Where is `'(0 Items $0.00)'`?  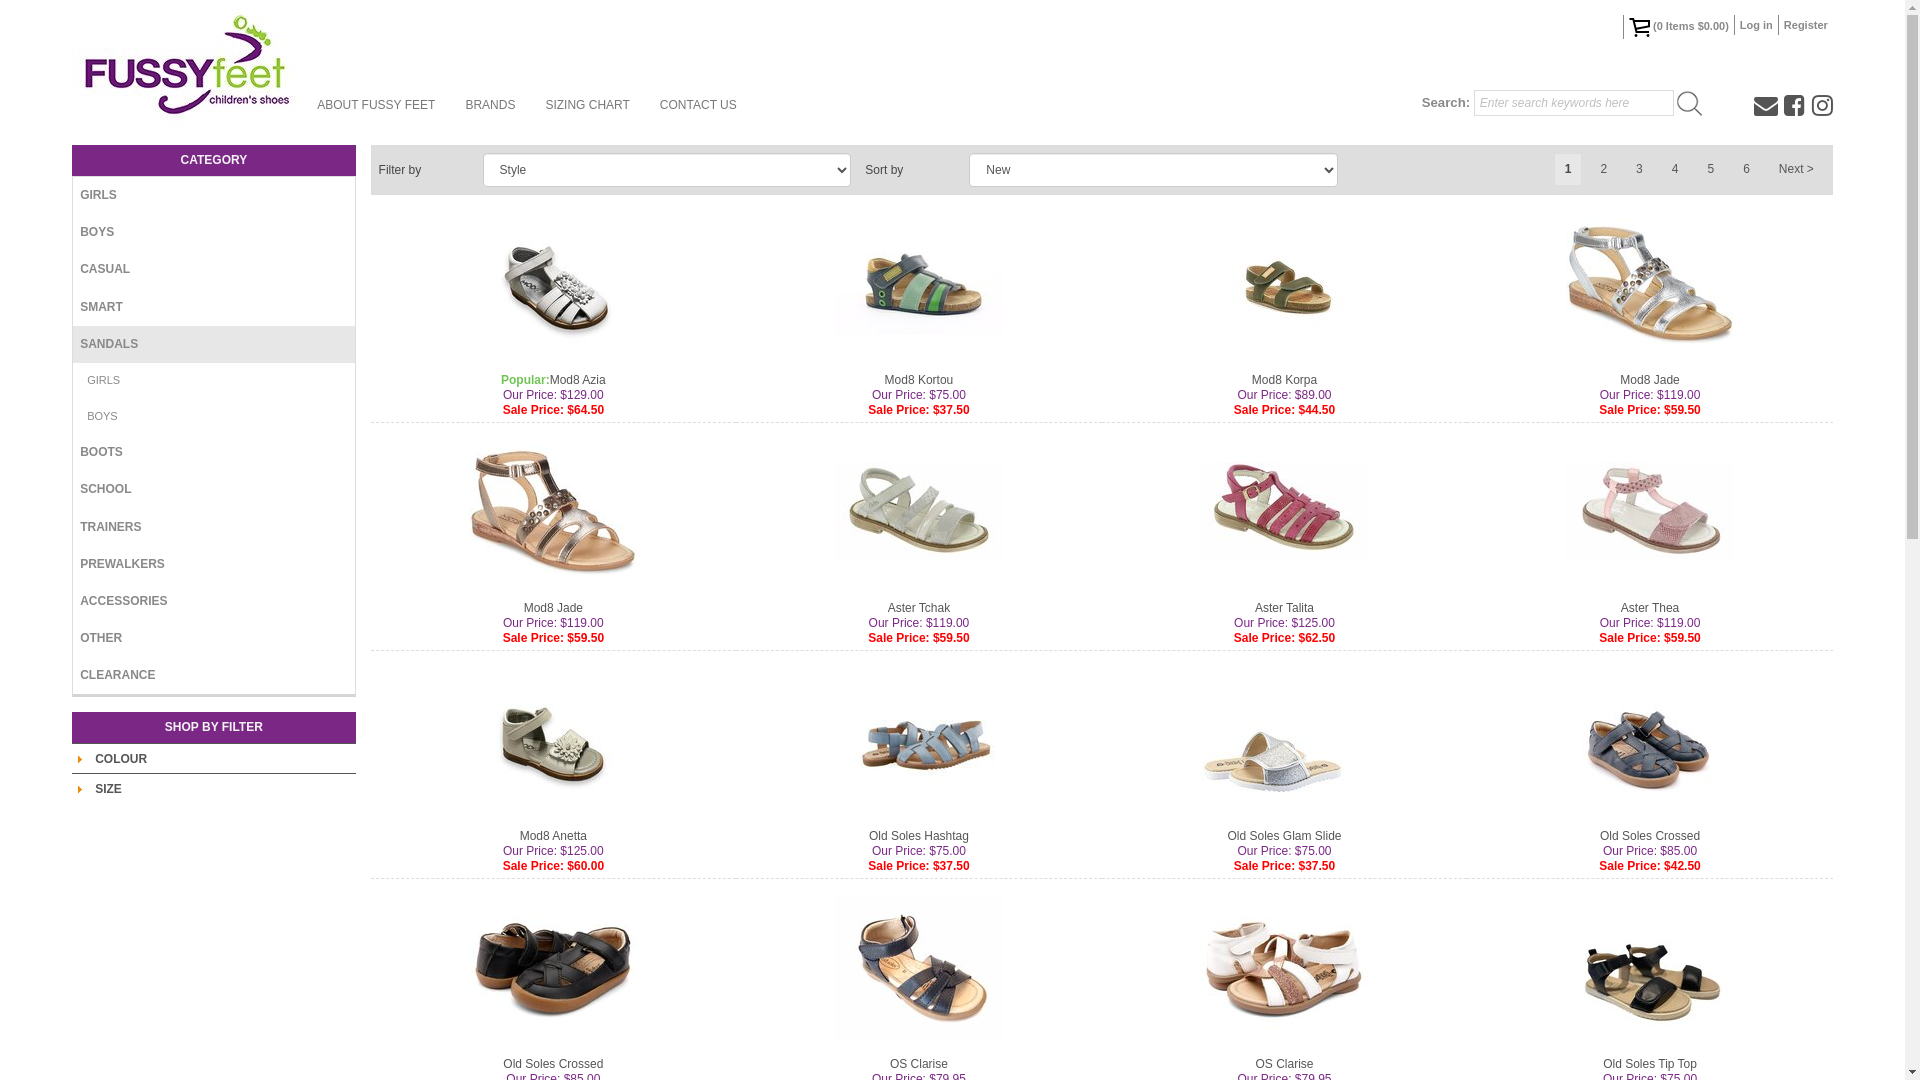 '(0 Items $0.00)' is located at coordinates (1623, 27).